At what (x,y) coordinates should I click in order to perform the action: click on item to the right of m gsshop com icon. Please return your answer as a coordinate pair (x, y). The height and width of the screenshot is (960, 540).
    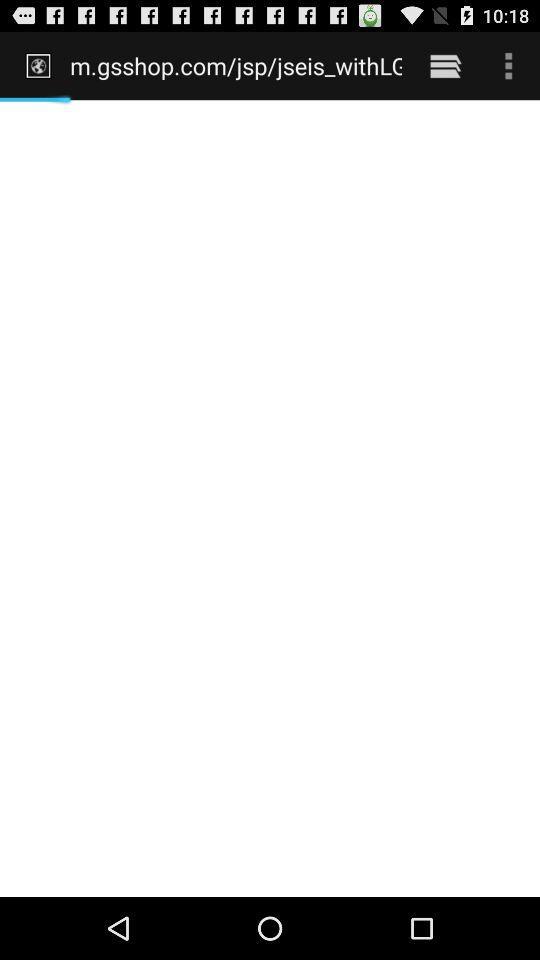
    Looking at the image, I should click on (445, 65).